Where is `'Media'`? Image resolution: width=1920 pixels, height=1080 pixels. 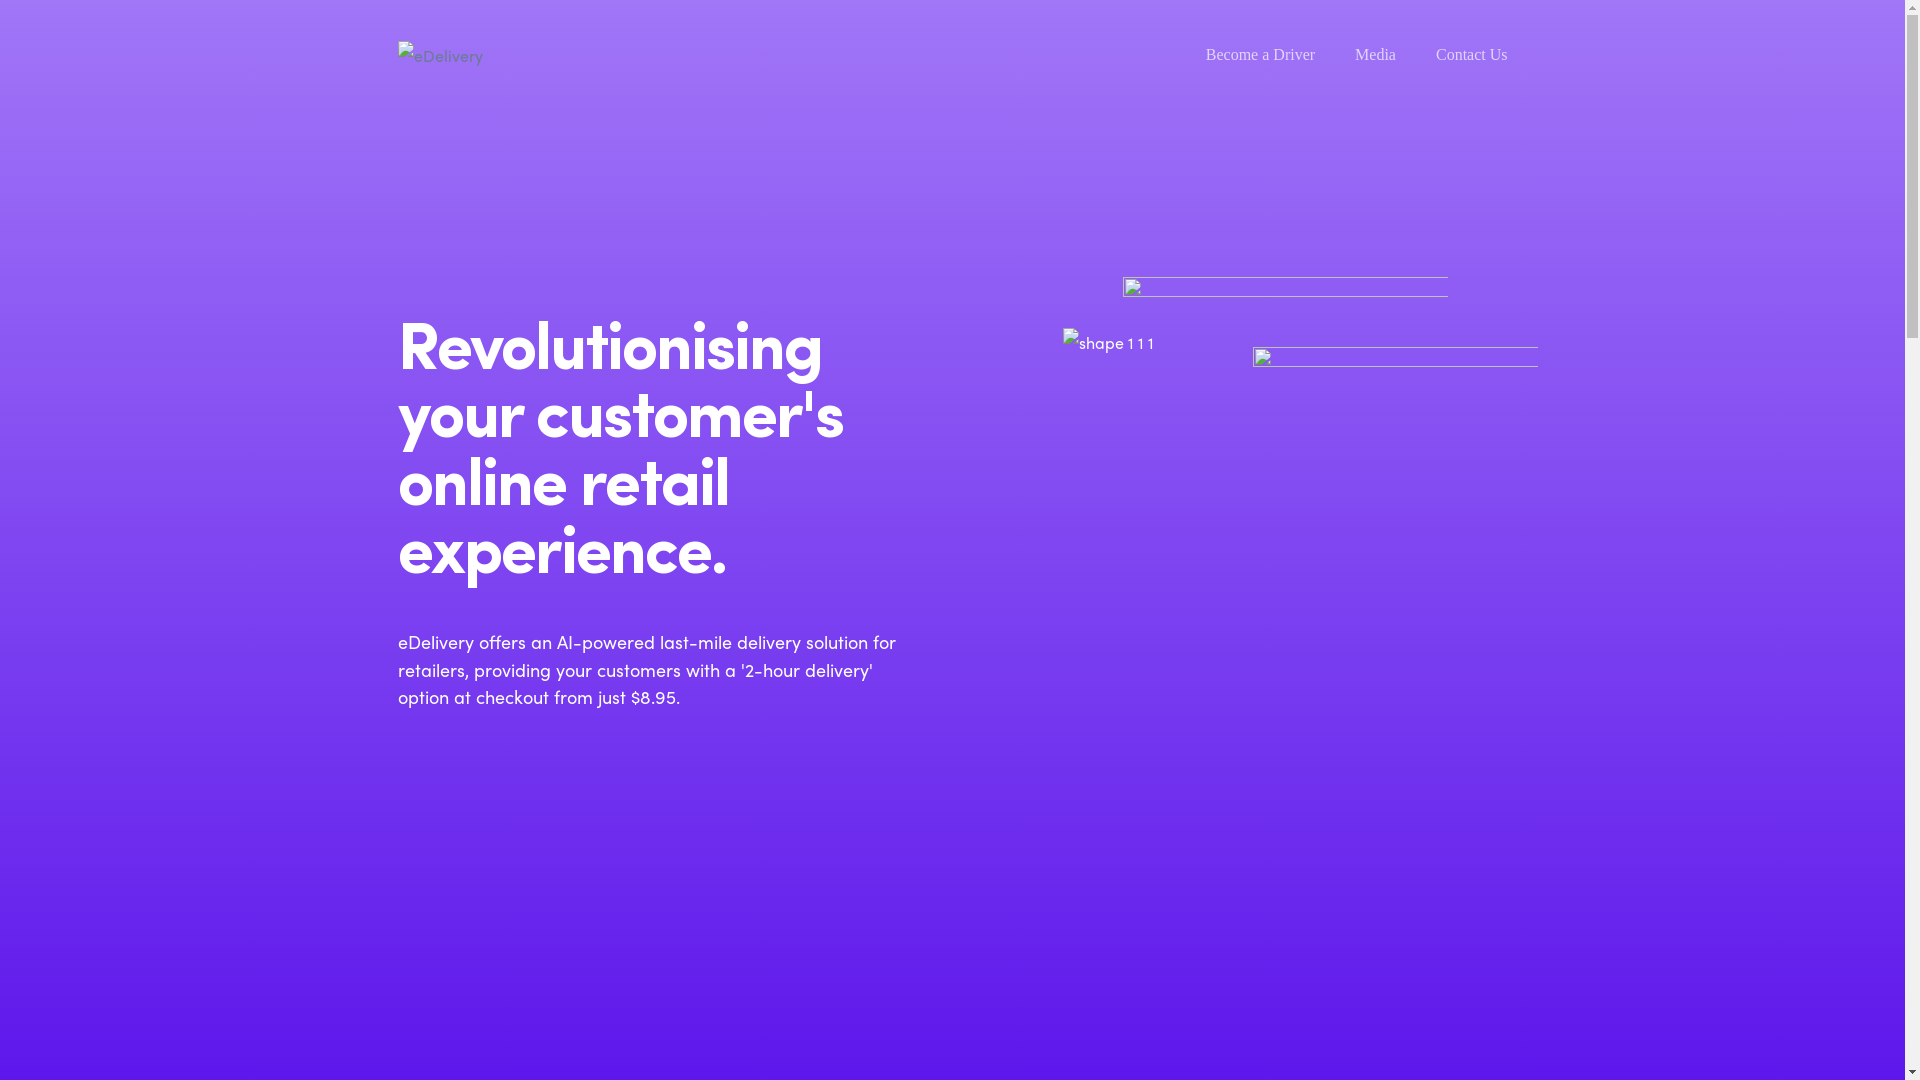
'Media' is located at coordinates (1374, 53).